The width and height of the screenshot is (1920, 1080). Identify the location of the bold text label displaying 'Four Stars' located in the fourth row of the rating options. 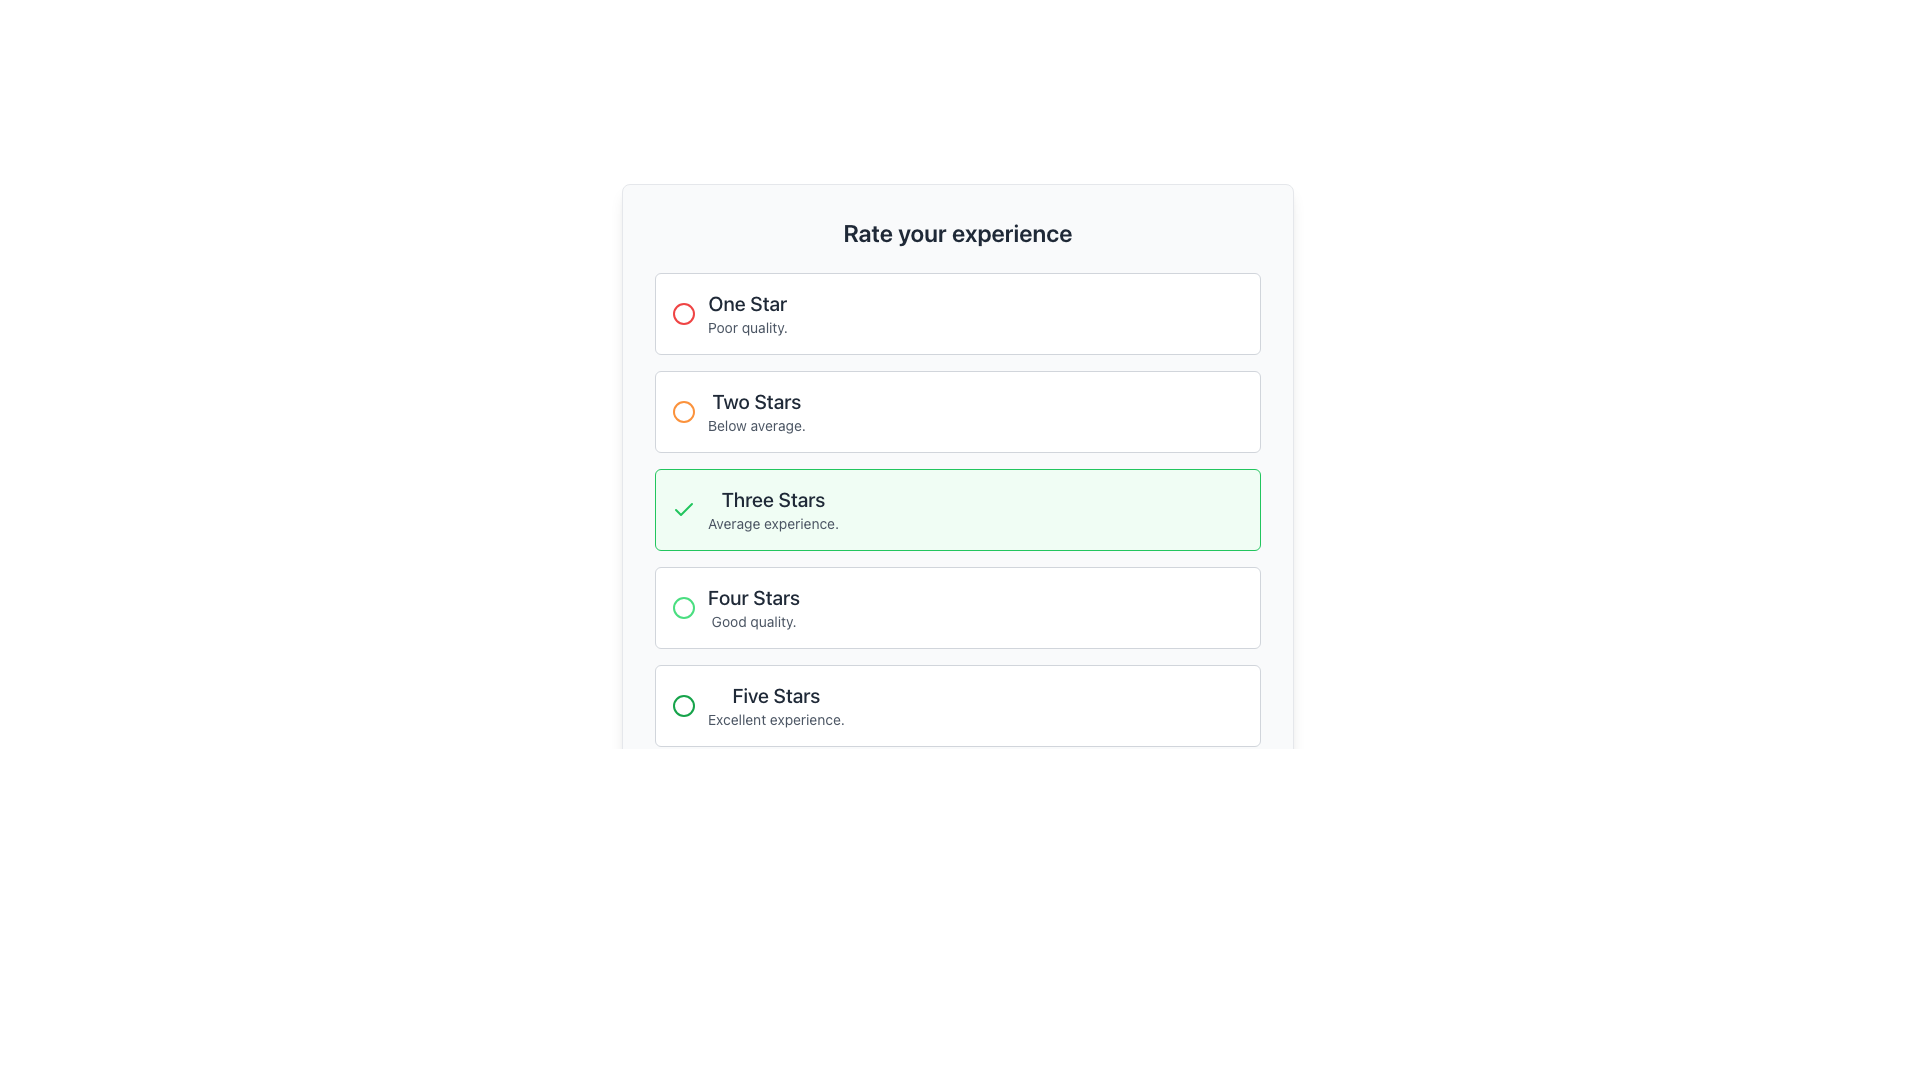
(752, 596).